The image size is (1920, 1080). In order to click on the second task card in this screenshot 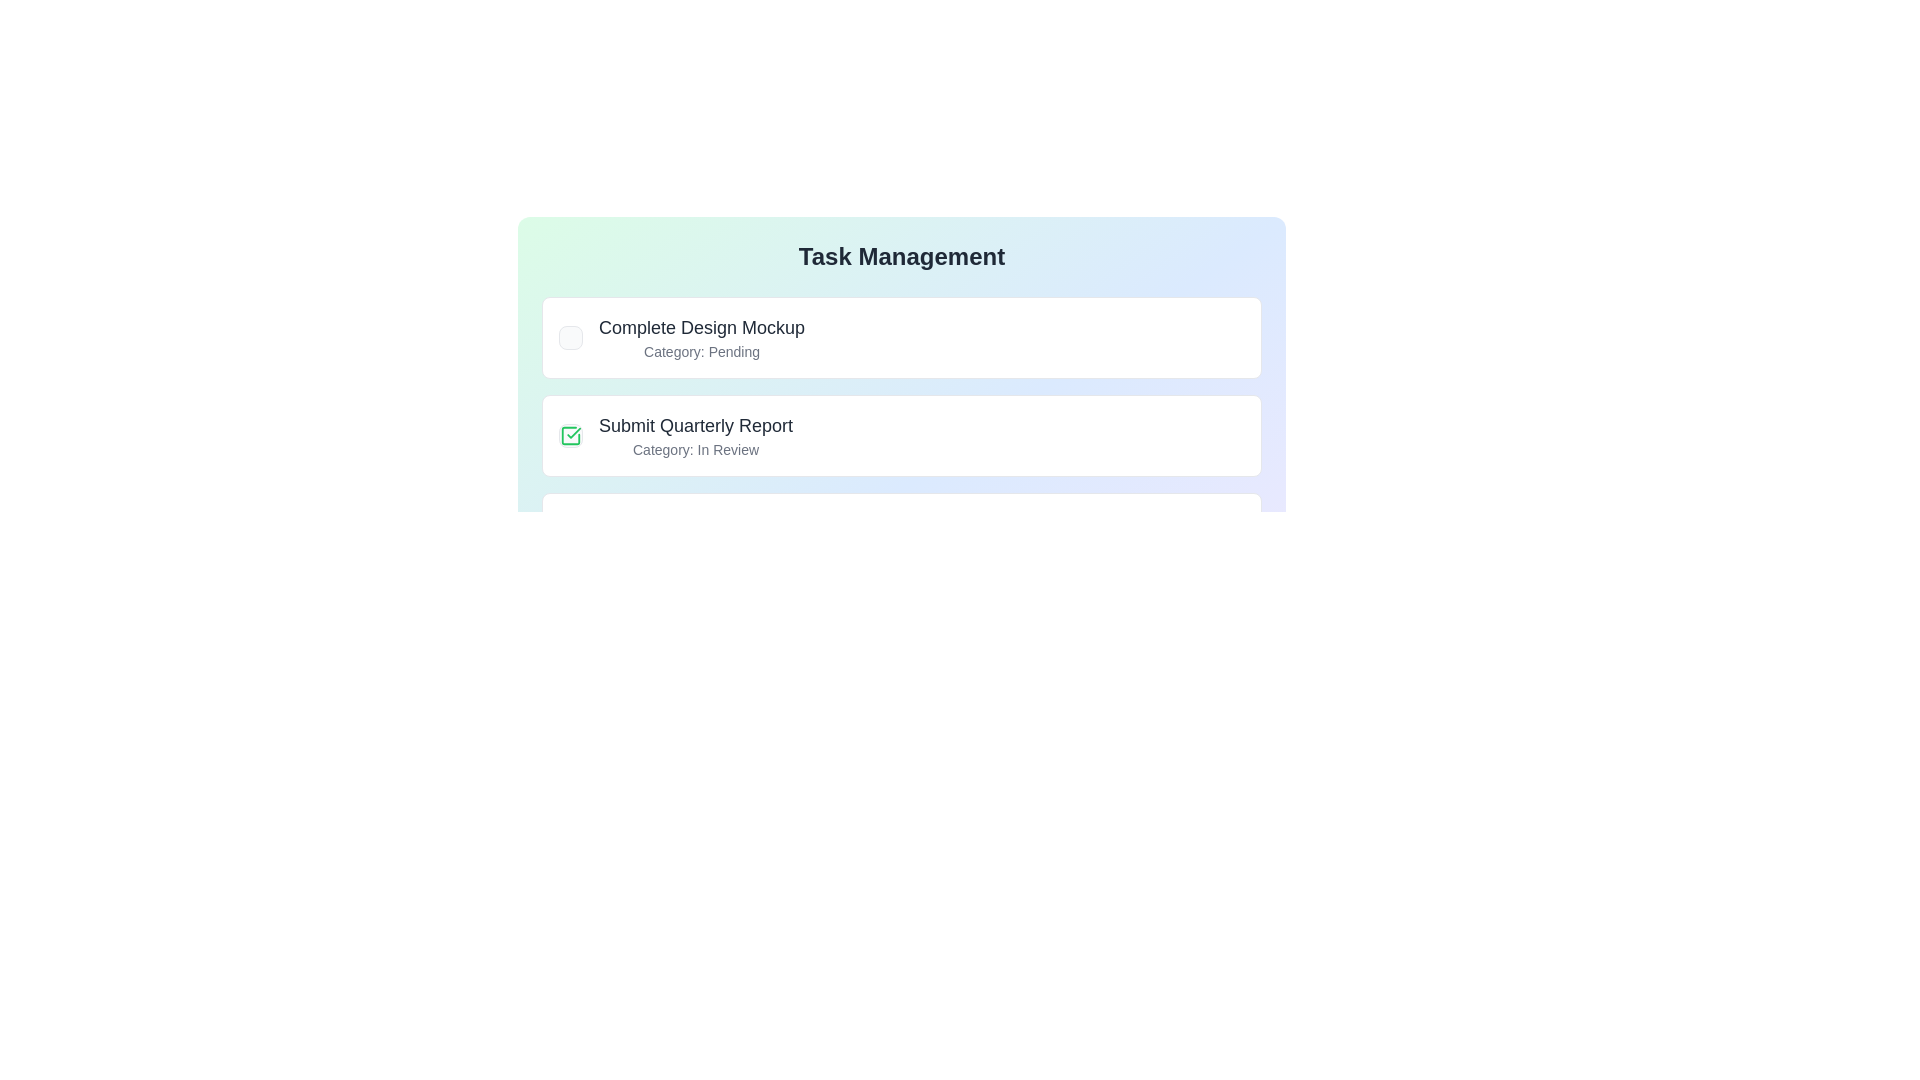, I will do `click(901, 434)`.